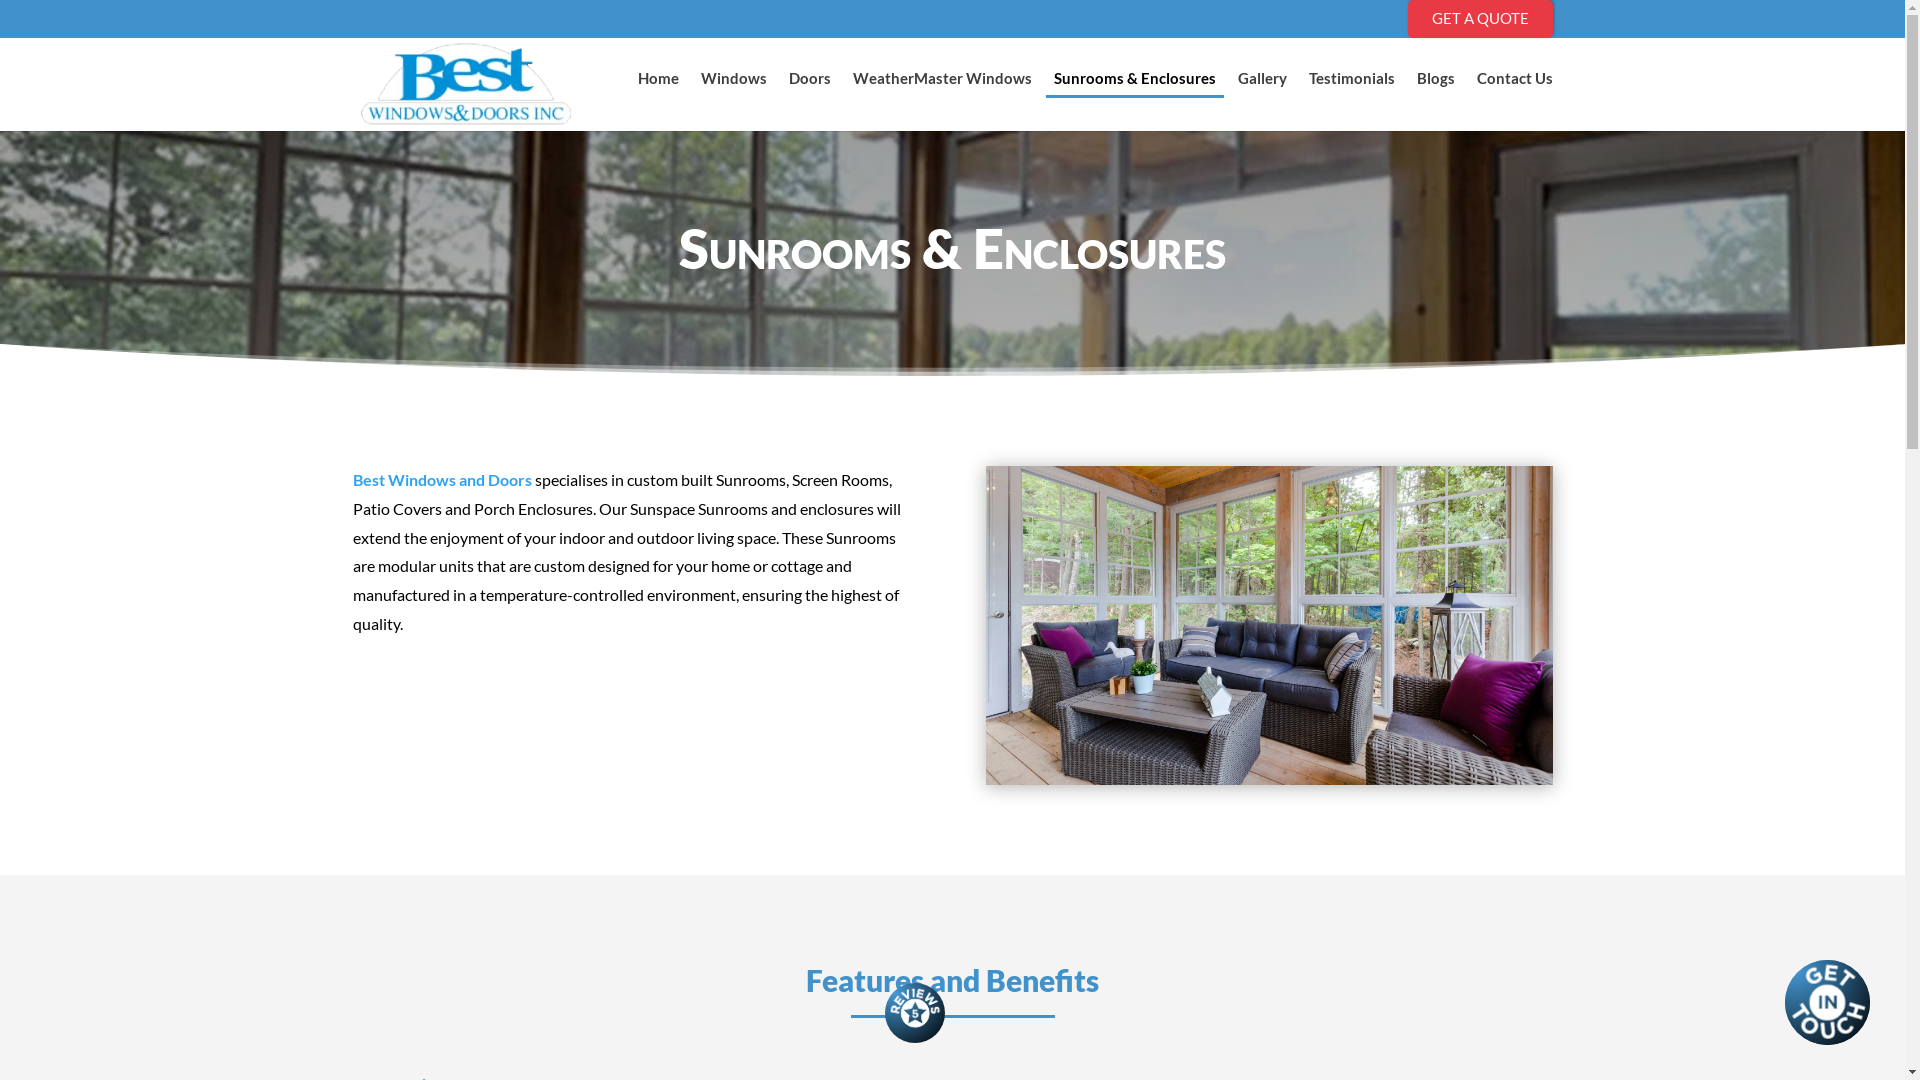  Describe the element at coordinates (1434, 94) in the screenshot. I see `'Blogs'` at that location.